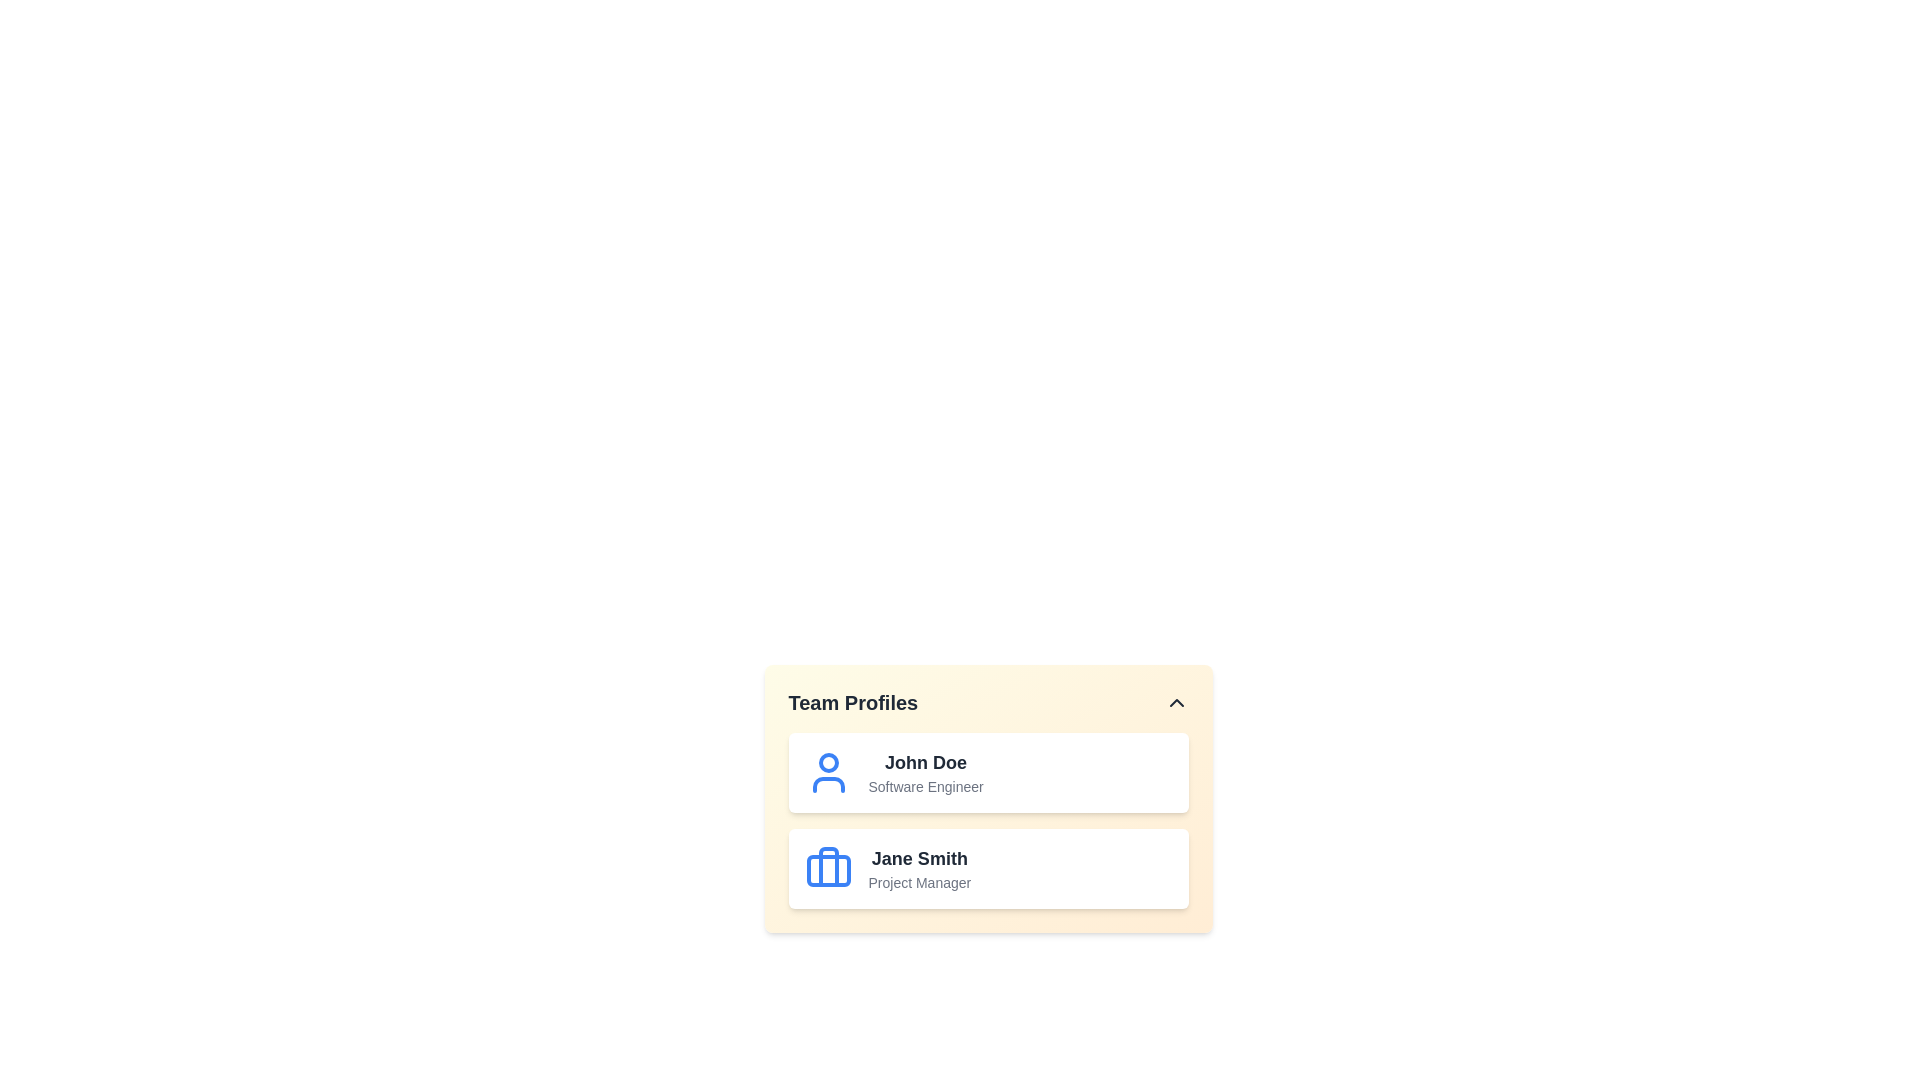 The width and height of the screenshot is (1920, 1080). What do you see at coordinates (828, 763) in the screenshot?
I see `the Circle shape representing the head in the graphical user icon for accessibility settings` at bounding box center [828, 763].